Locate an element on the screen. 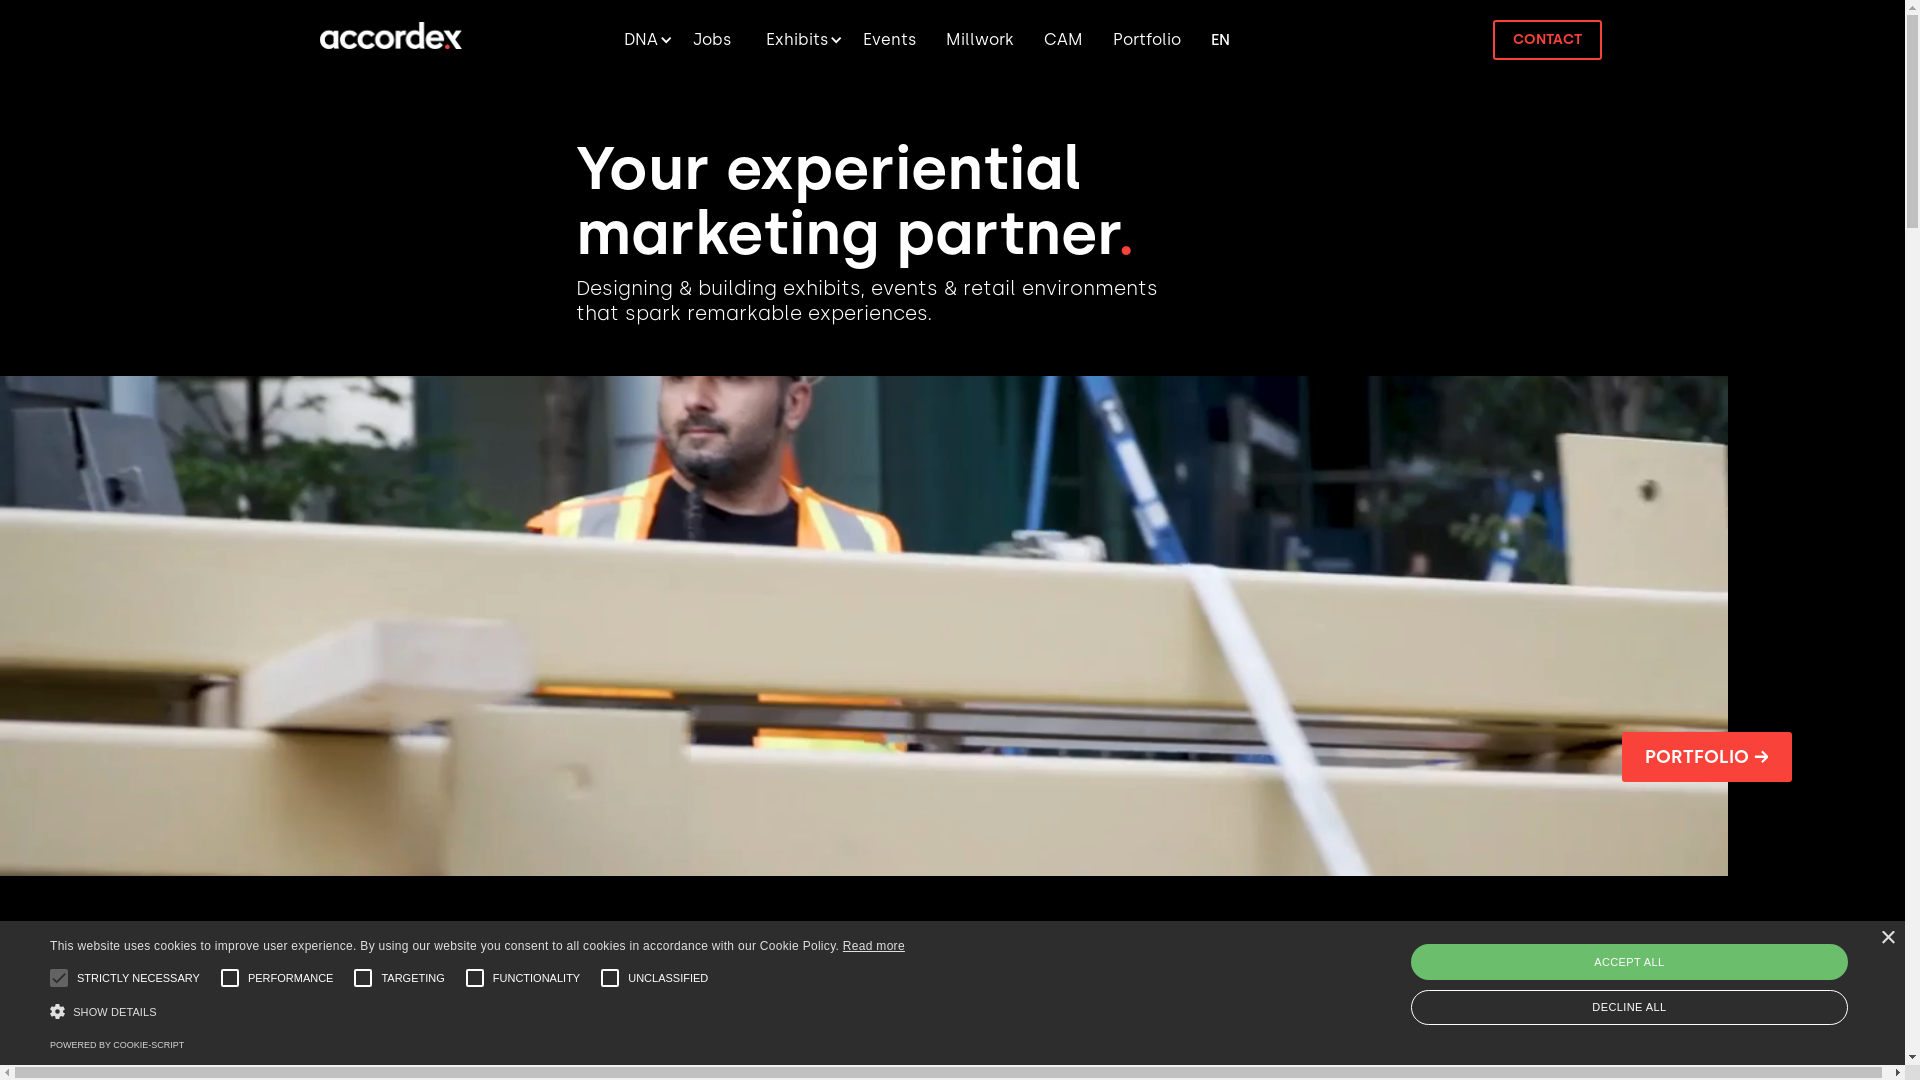 This screenshot has height=1080, width=1920. 'FR is located at coordinates (1219, 39).